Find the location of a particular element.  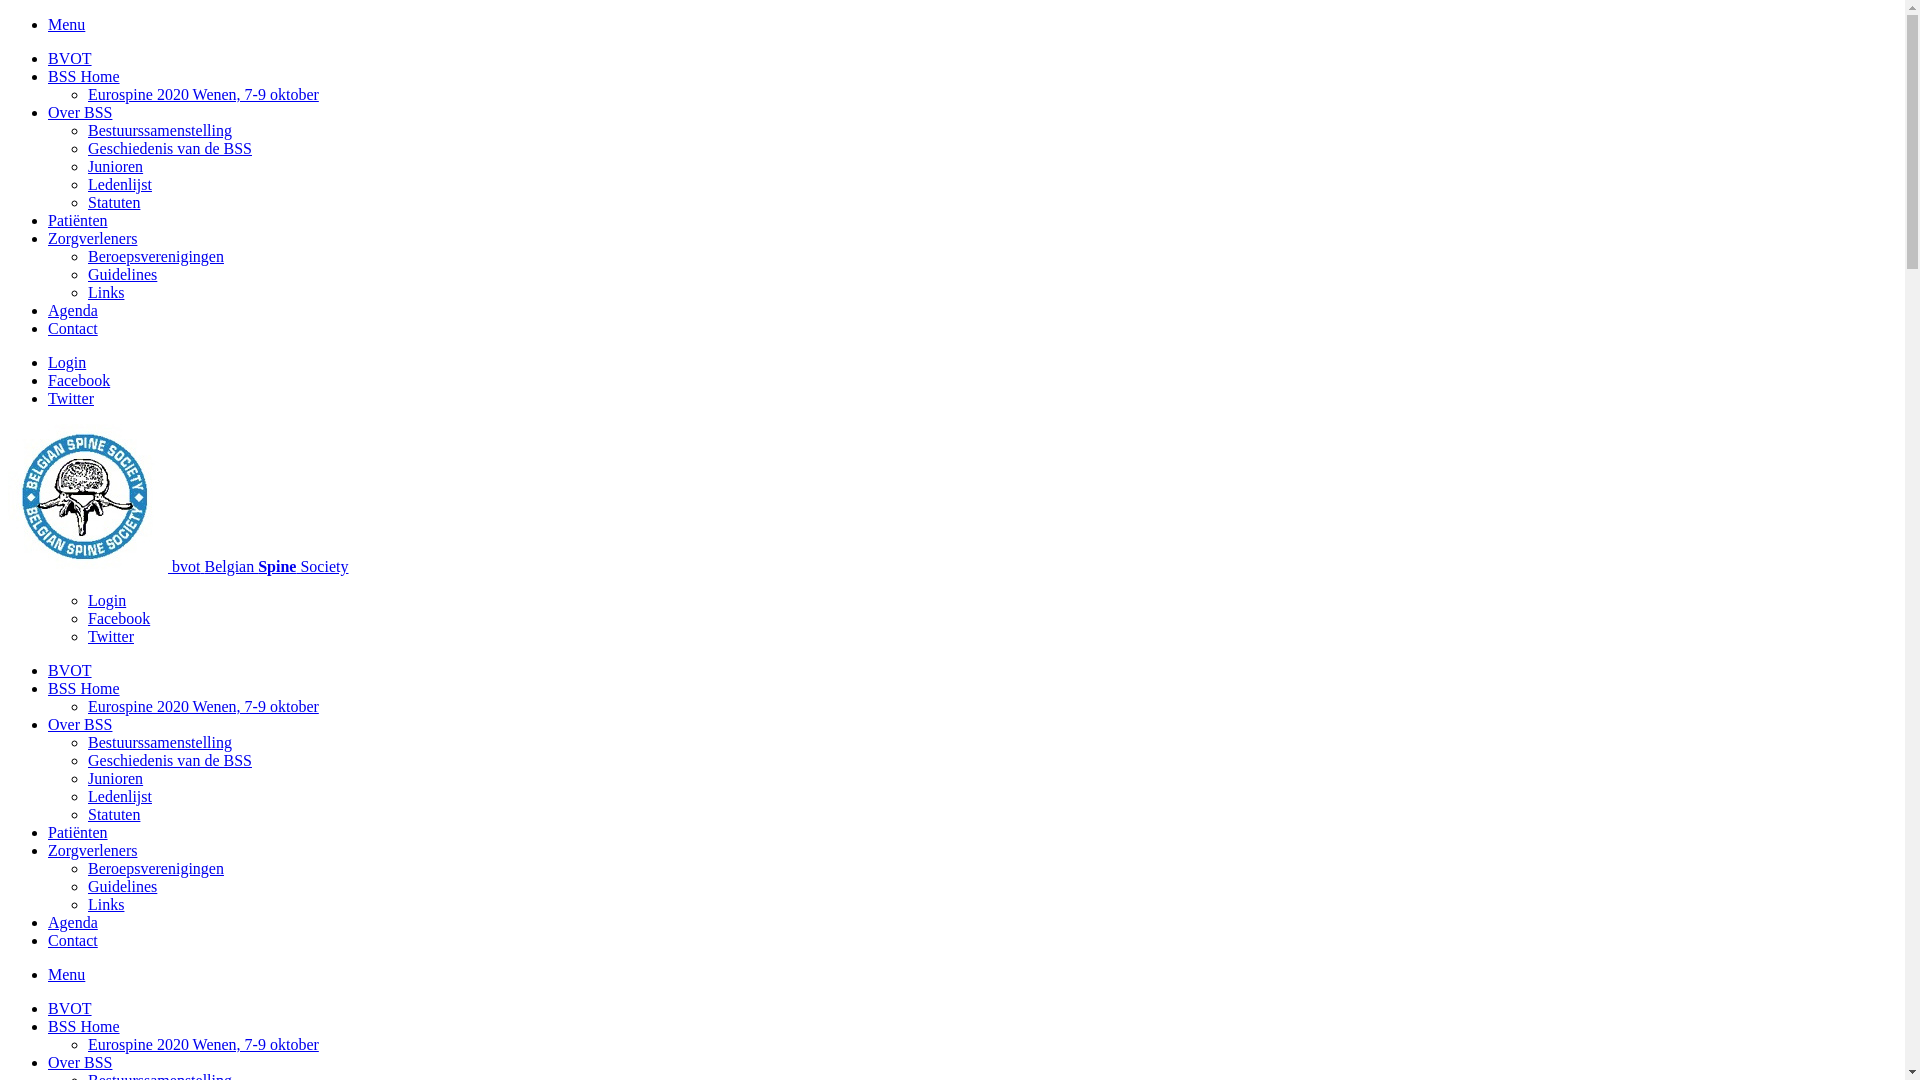

'Contact' is located at coordinates (72, 940).